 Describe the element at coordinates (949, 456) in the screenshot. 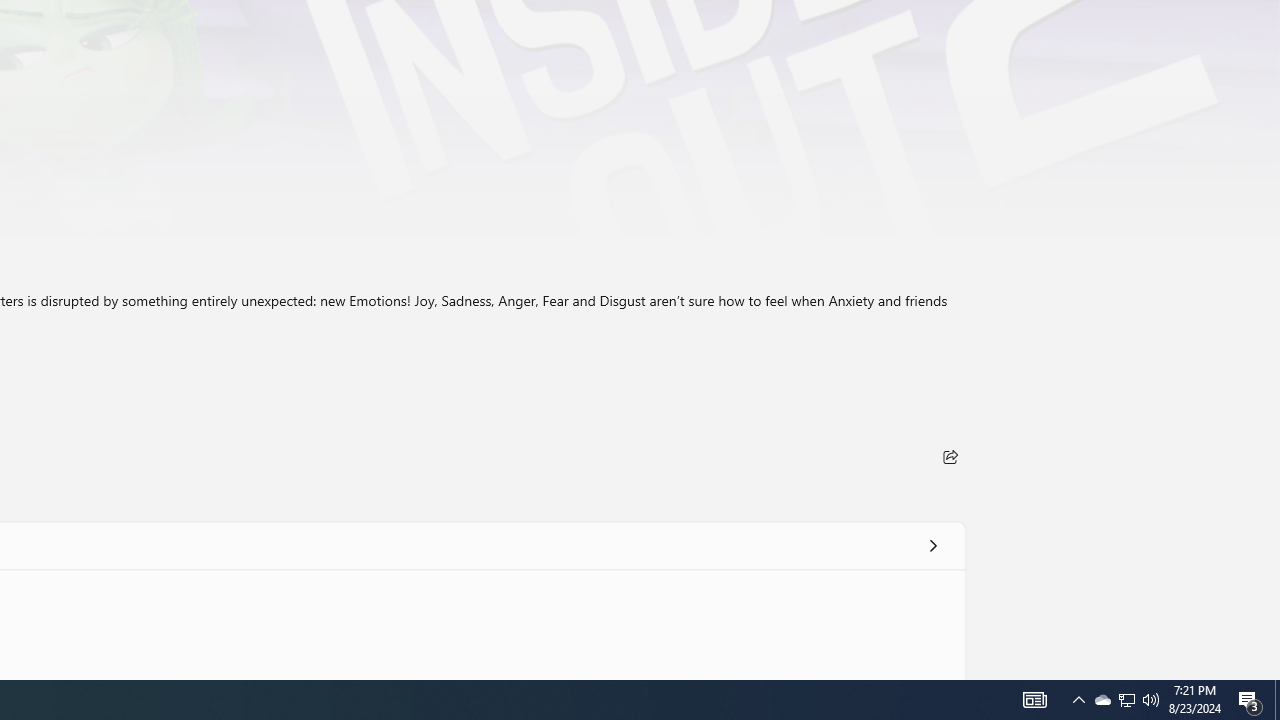

I see `'Share'` at that location.